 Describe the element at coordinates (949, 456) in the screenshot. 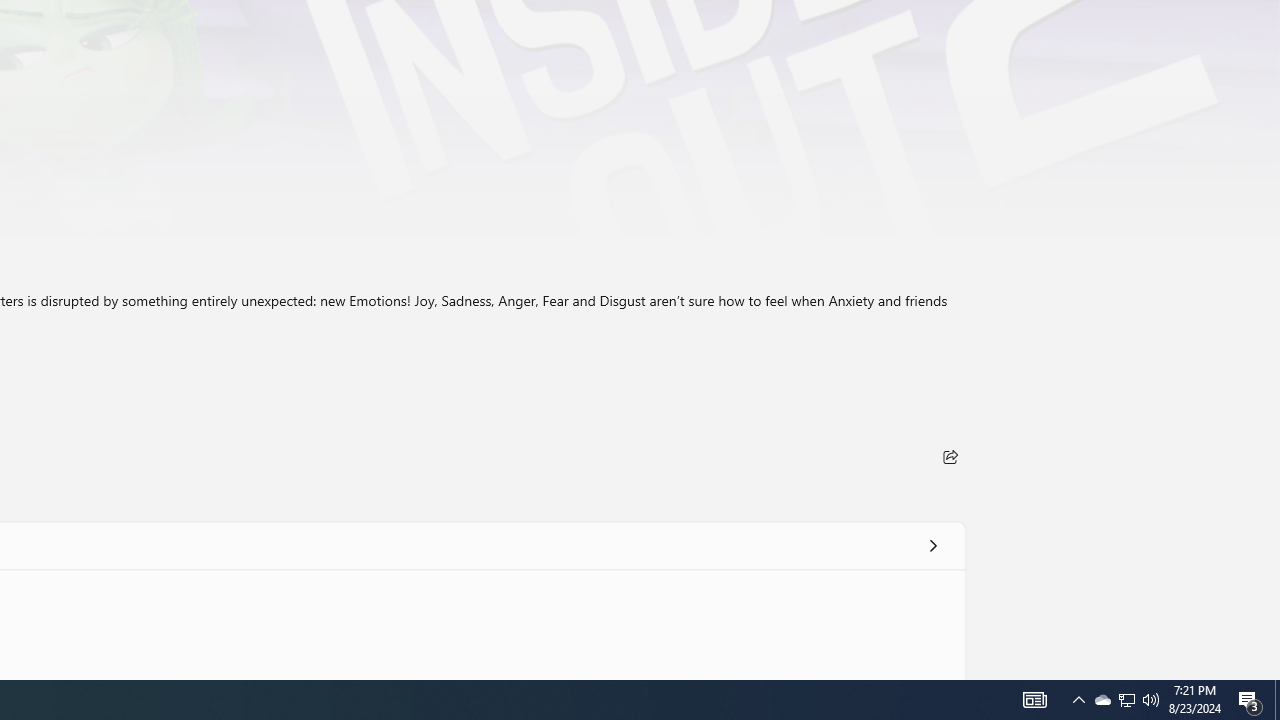

I see `'Share'` at that location.